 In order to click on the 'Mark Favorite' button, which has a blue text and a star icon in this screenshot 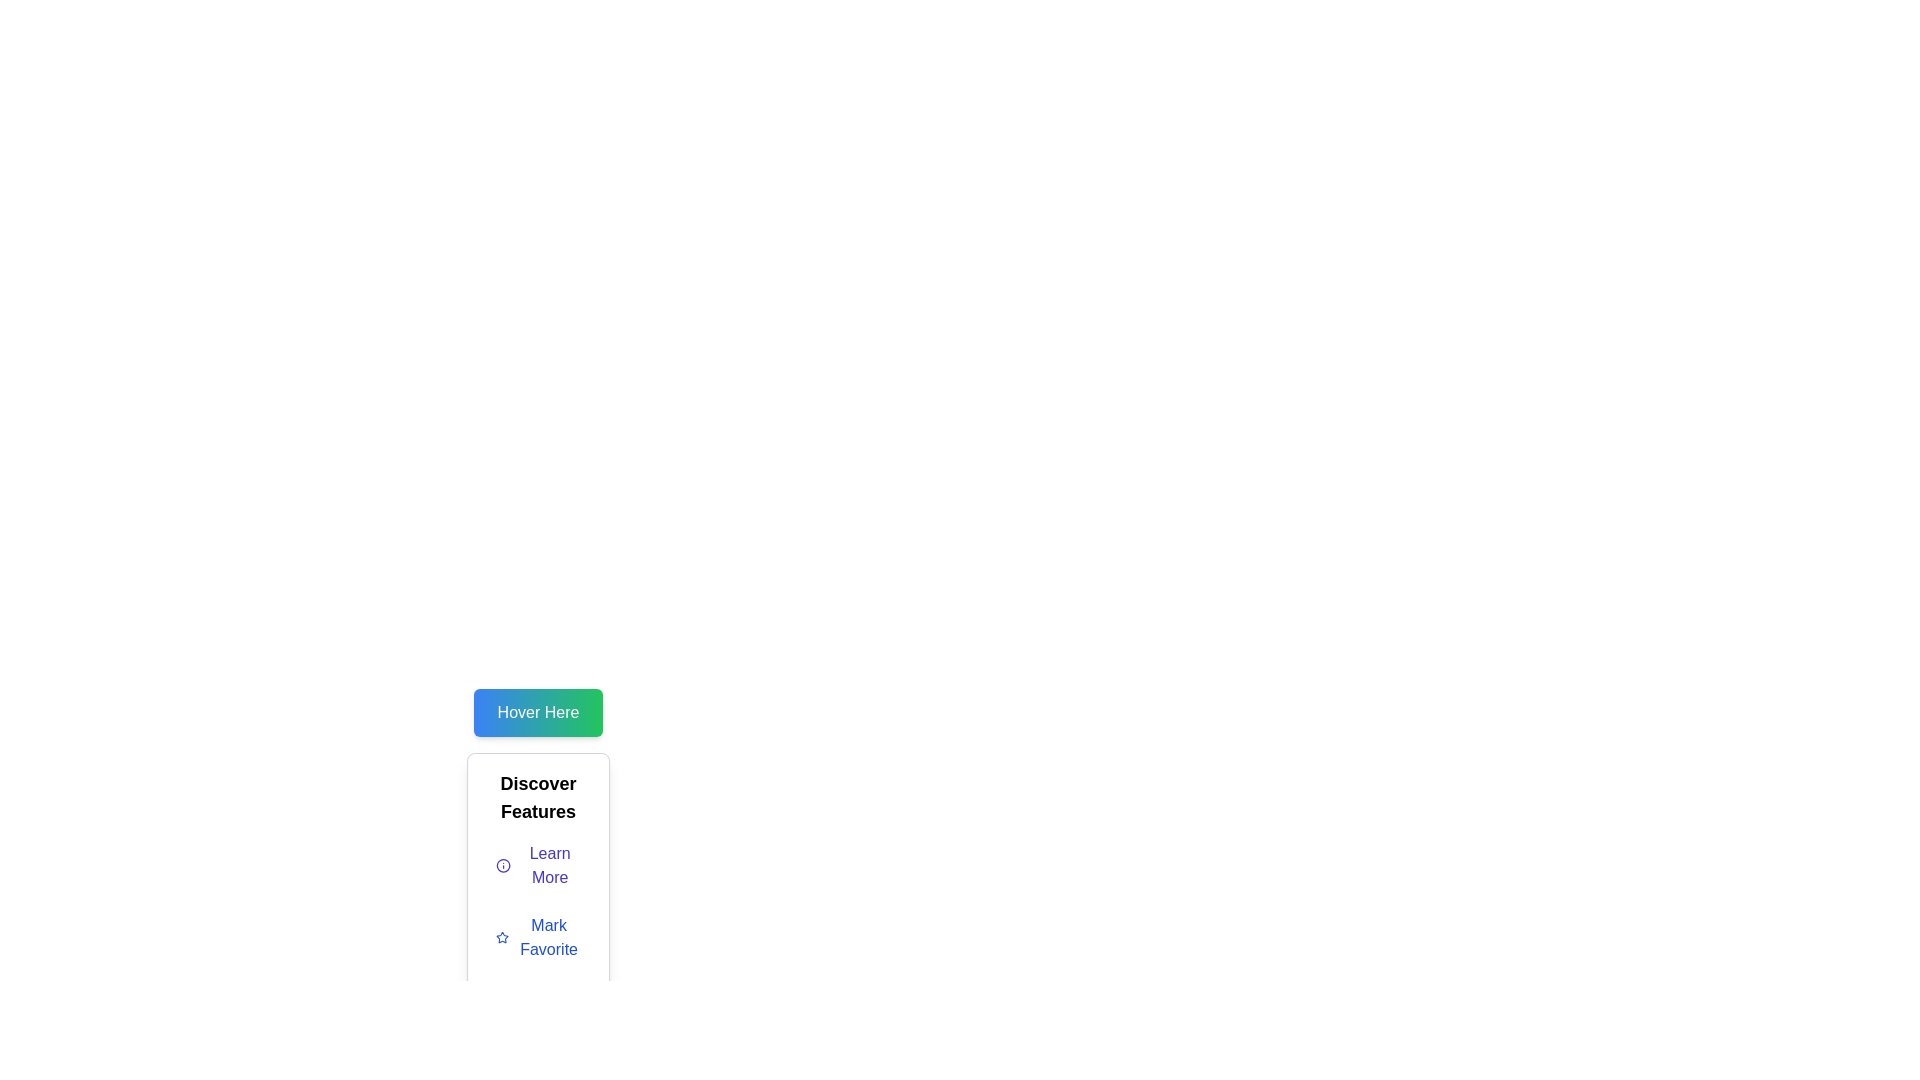, I will do `click(538, 937)`.